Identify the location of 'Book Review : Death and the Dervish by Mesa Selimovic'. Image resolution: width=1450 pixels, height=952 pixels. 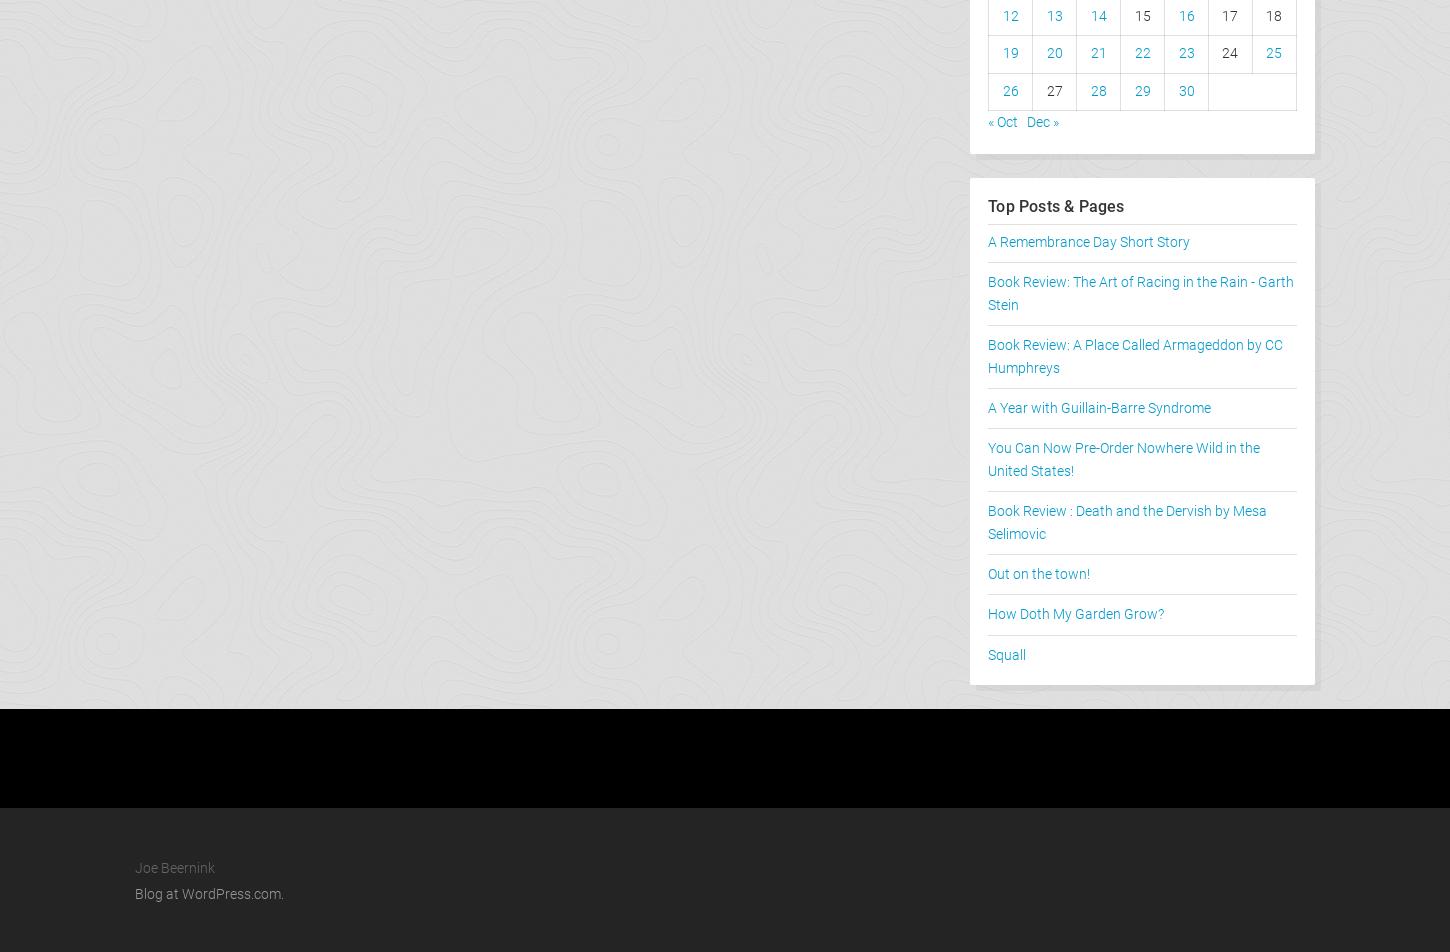
(988, 523).